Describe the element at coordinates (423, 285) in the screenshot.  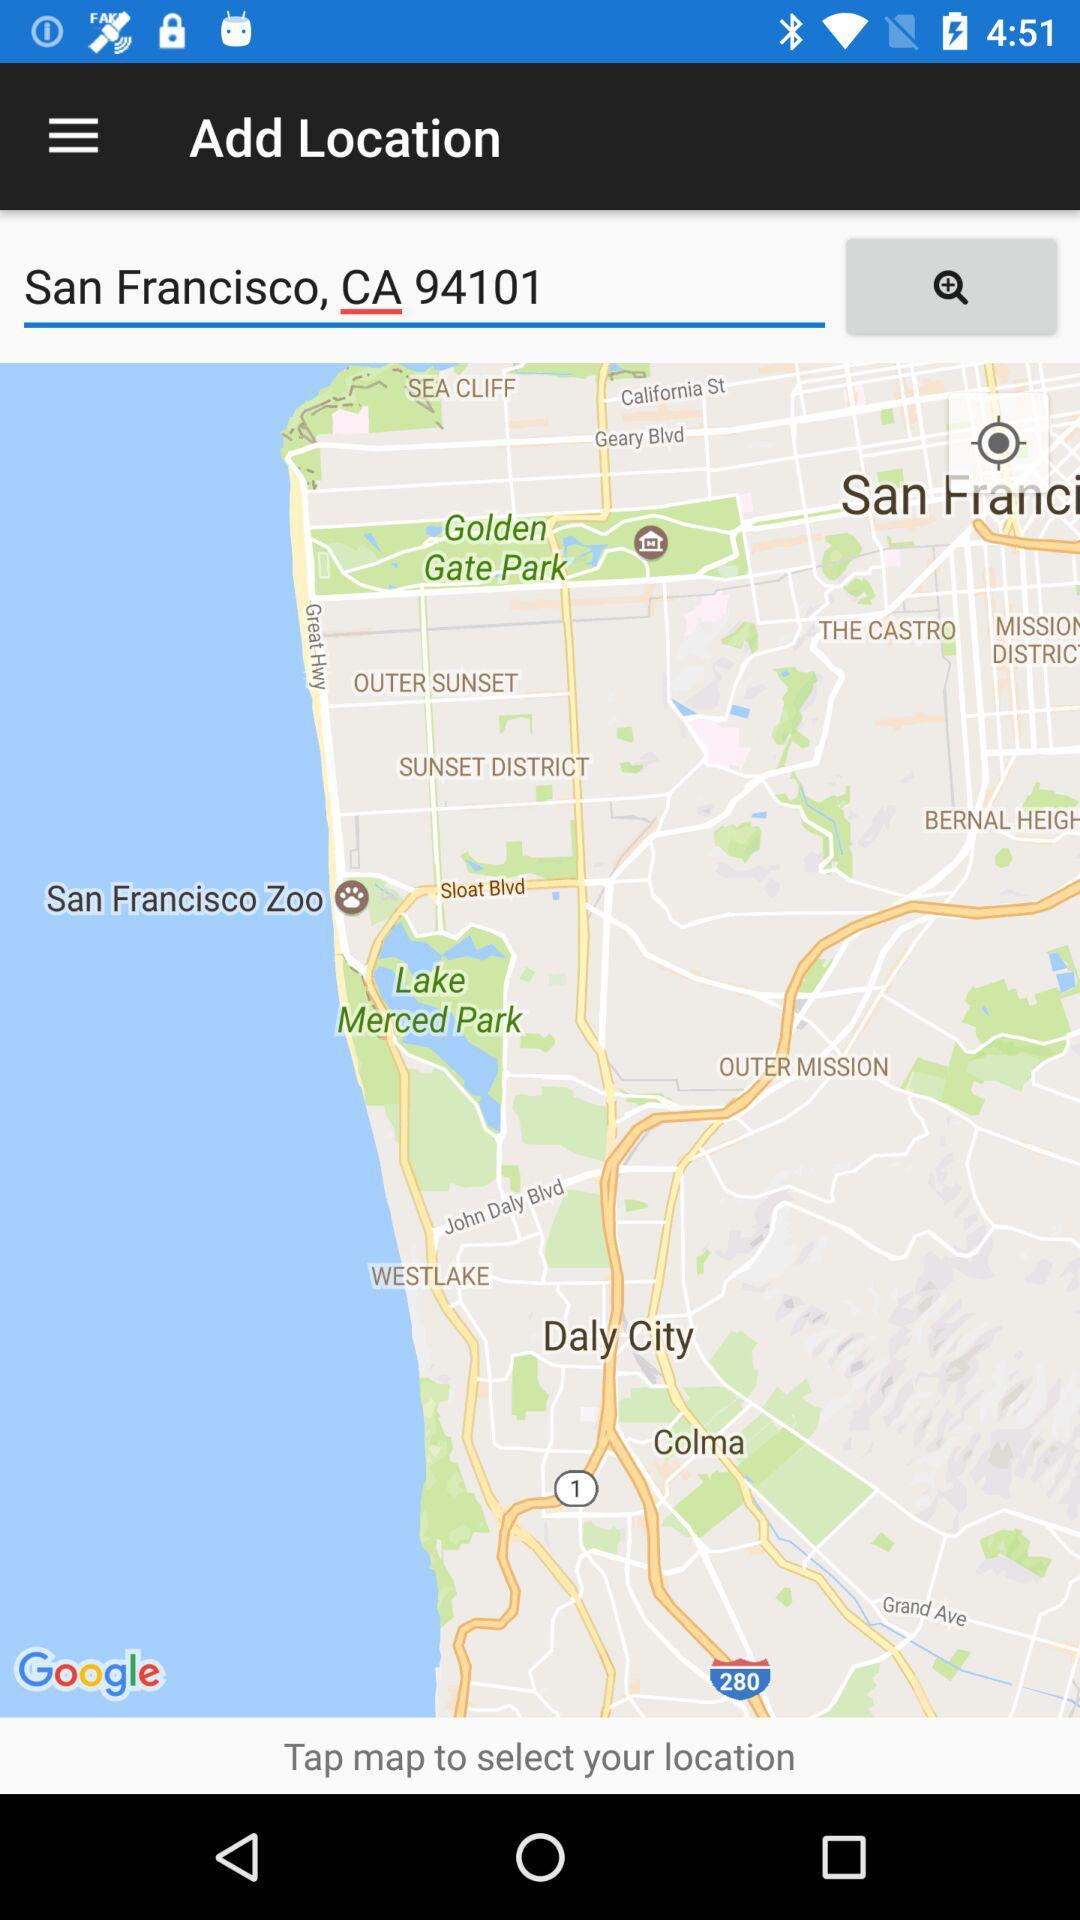
I see `the san francisco ca item` at that location.